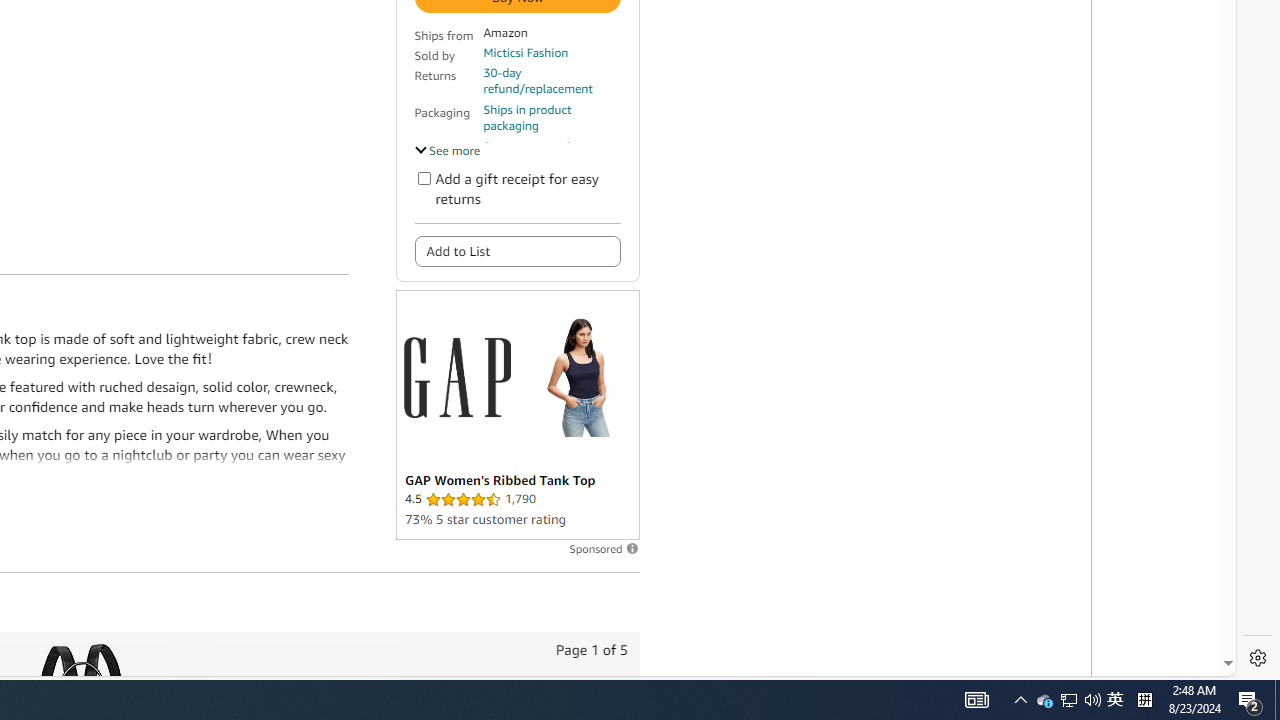 The height and width of the screenshot is (720, 1280). I want to click on 'Secure transaction', so click(533, 145).